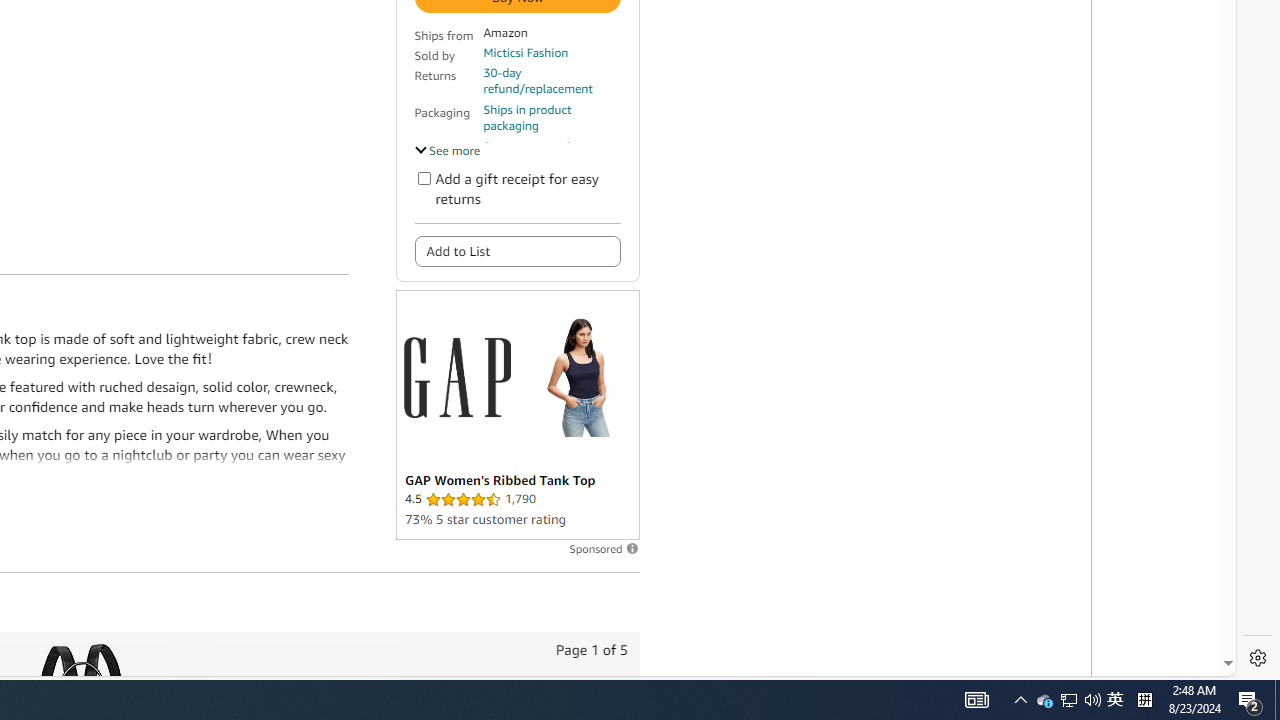 The height and width of the screenshot is (720, 1280). I want to click on 'Secure transaction', so click(533, 145).